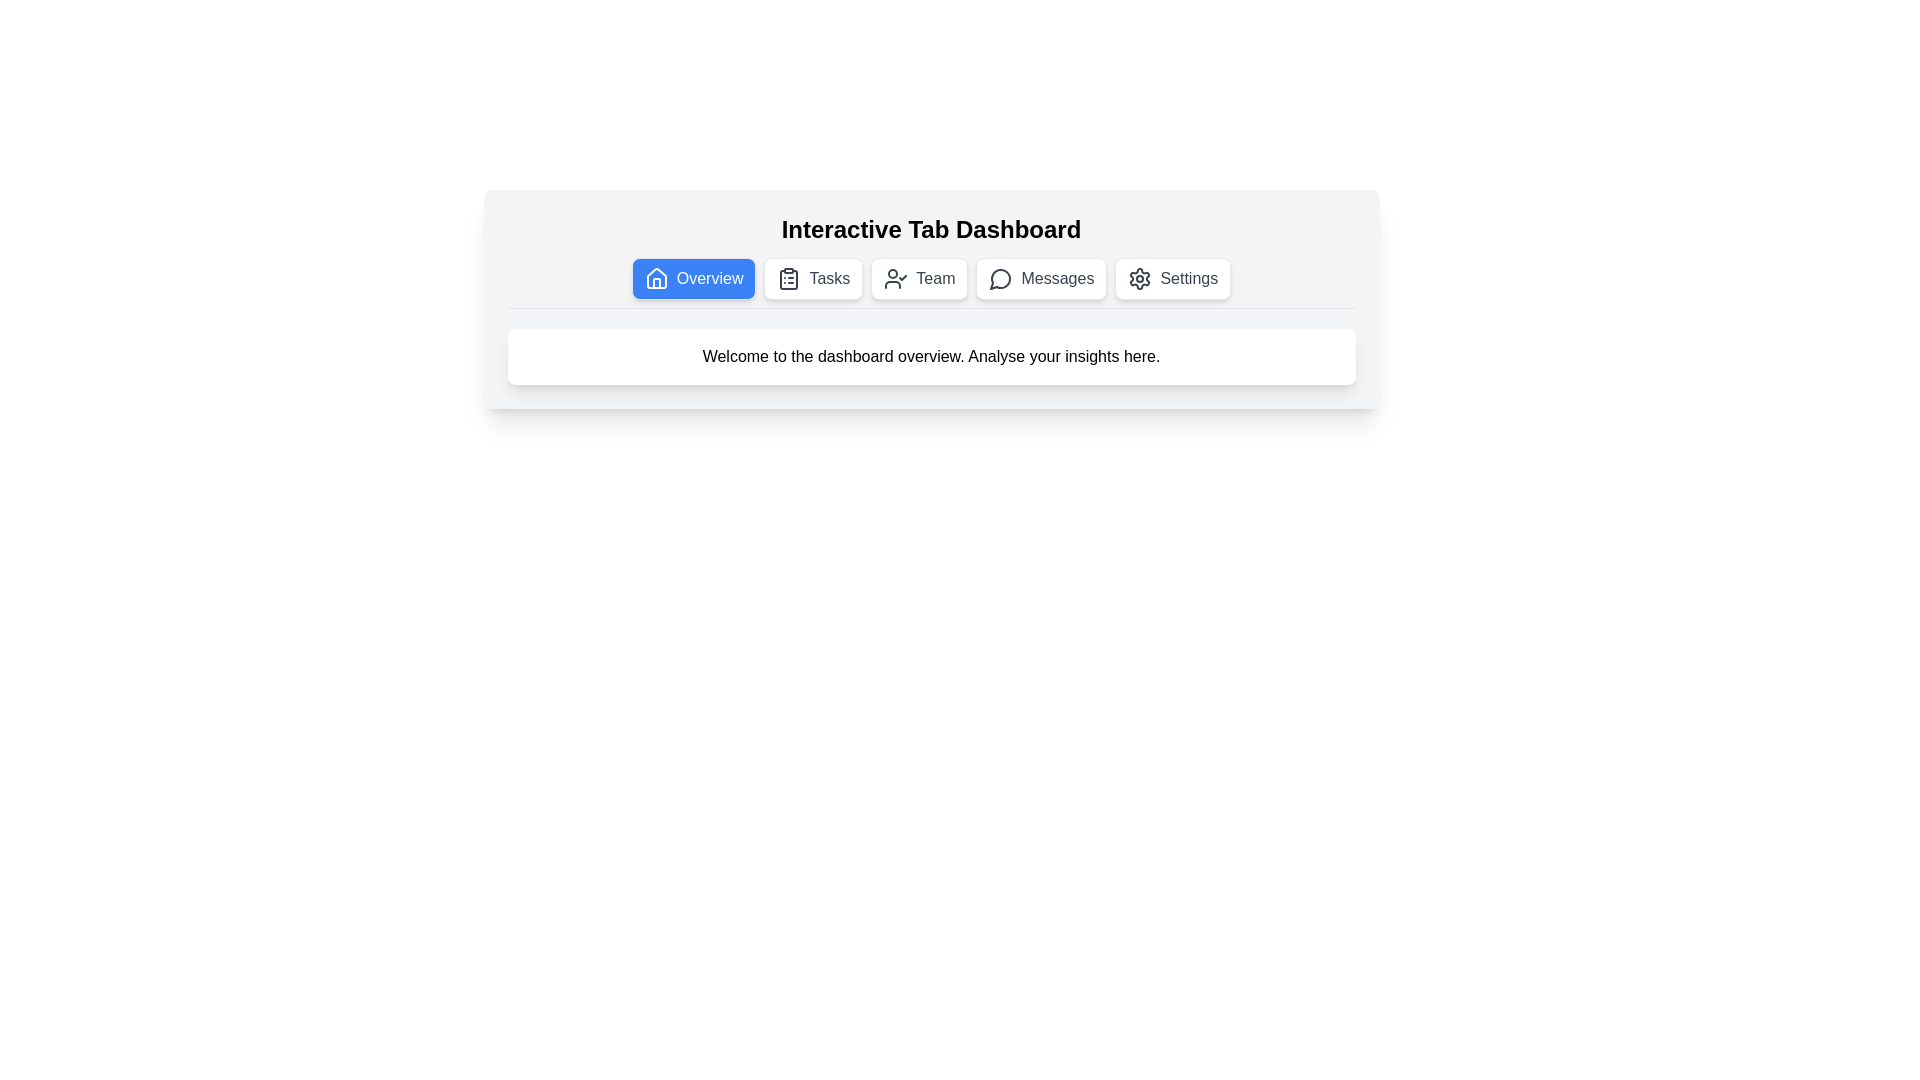 The height and width of the screenshot is (1080, 1920). What do you see at coordinates (788, 280) in the screenshot?
I see `the 'Tasks' navigation icon, which serves as a visual indicator for task management` at bounding box center [788, 280].